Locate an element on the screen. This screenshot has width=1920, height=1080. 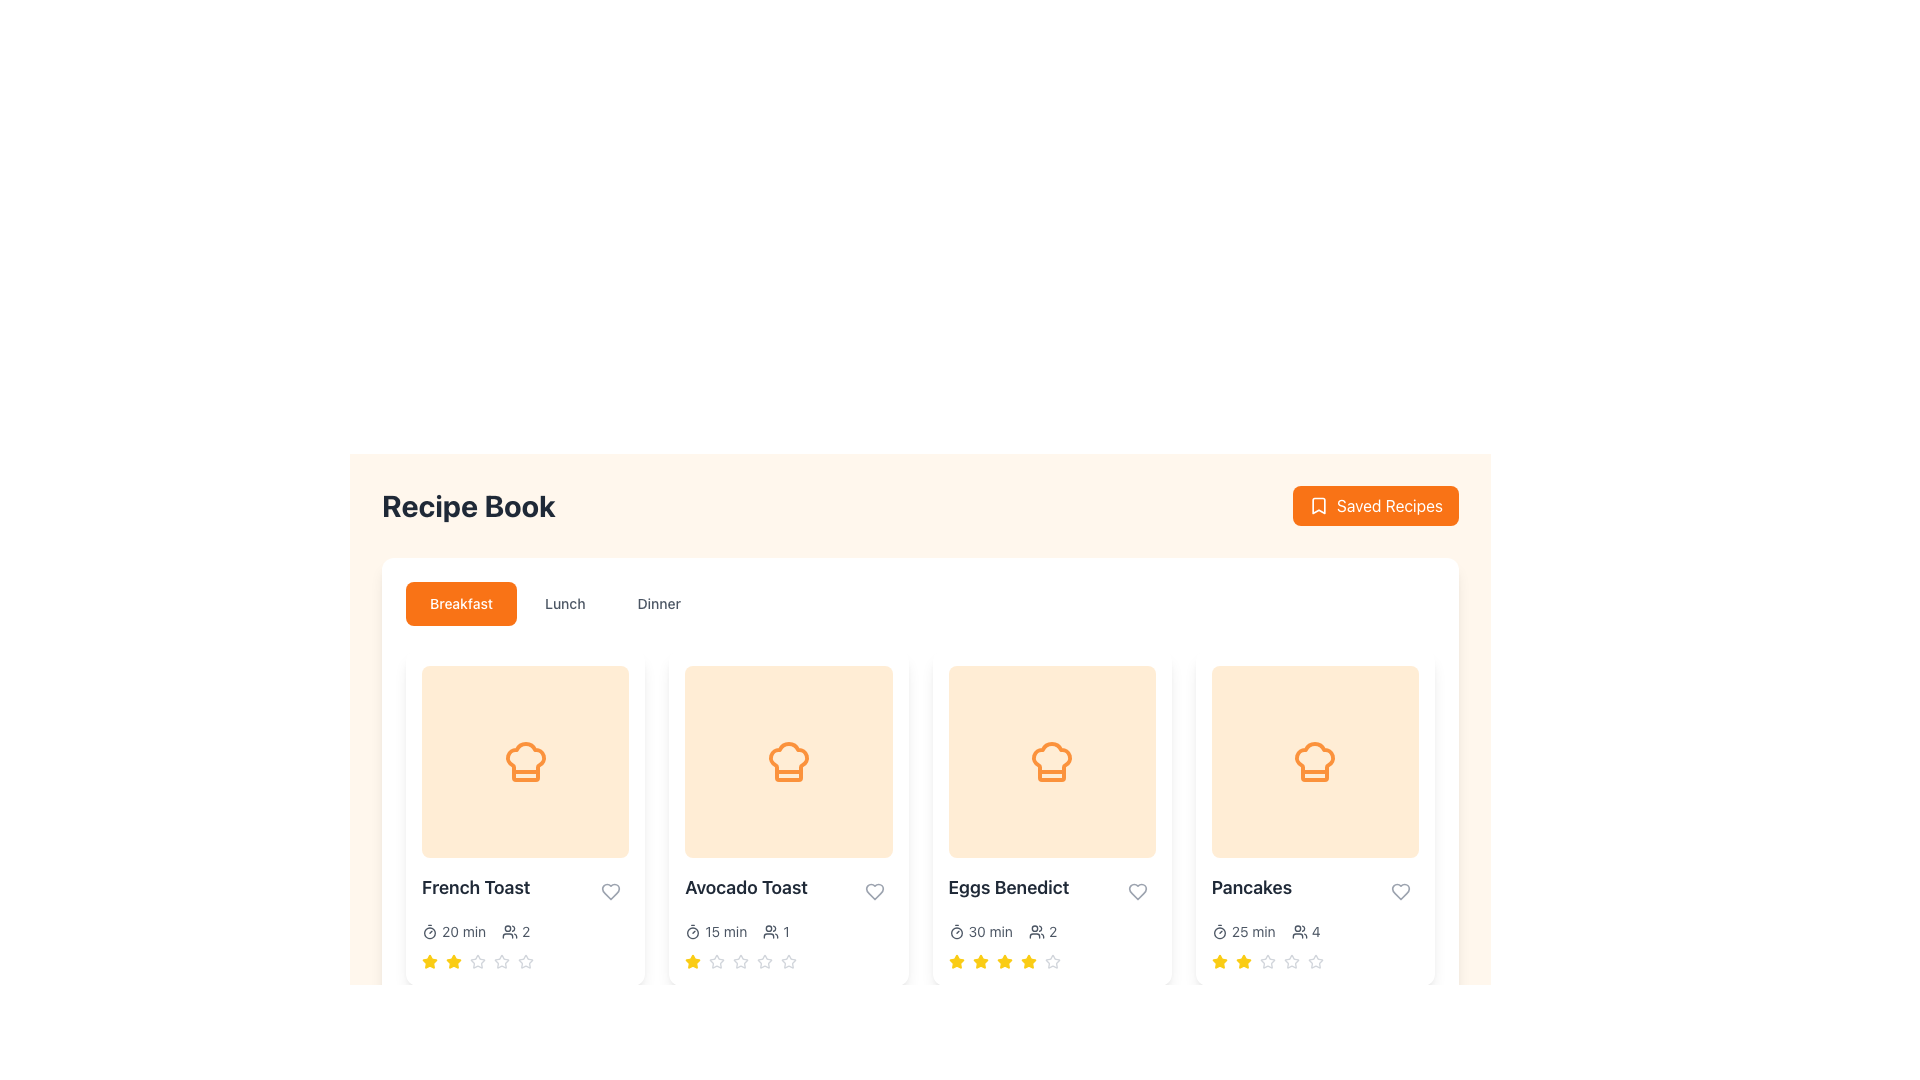
the 'French Toast' text label which is the title of the first recipe card in the Breakfast category is located at coordinates (525, 890).